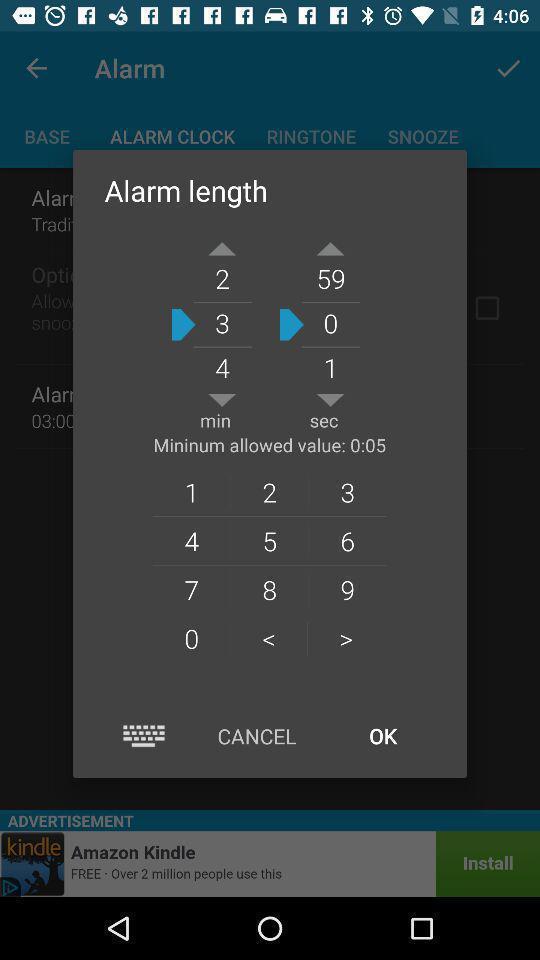 The image size is (540, 960). I want to click on the 4 item, so click(191, 539).